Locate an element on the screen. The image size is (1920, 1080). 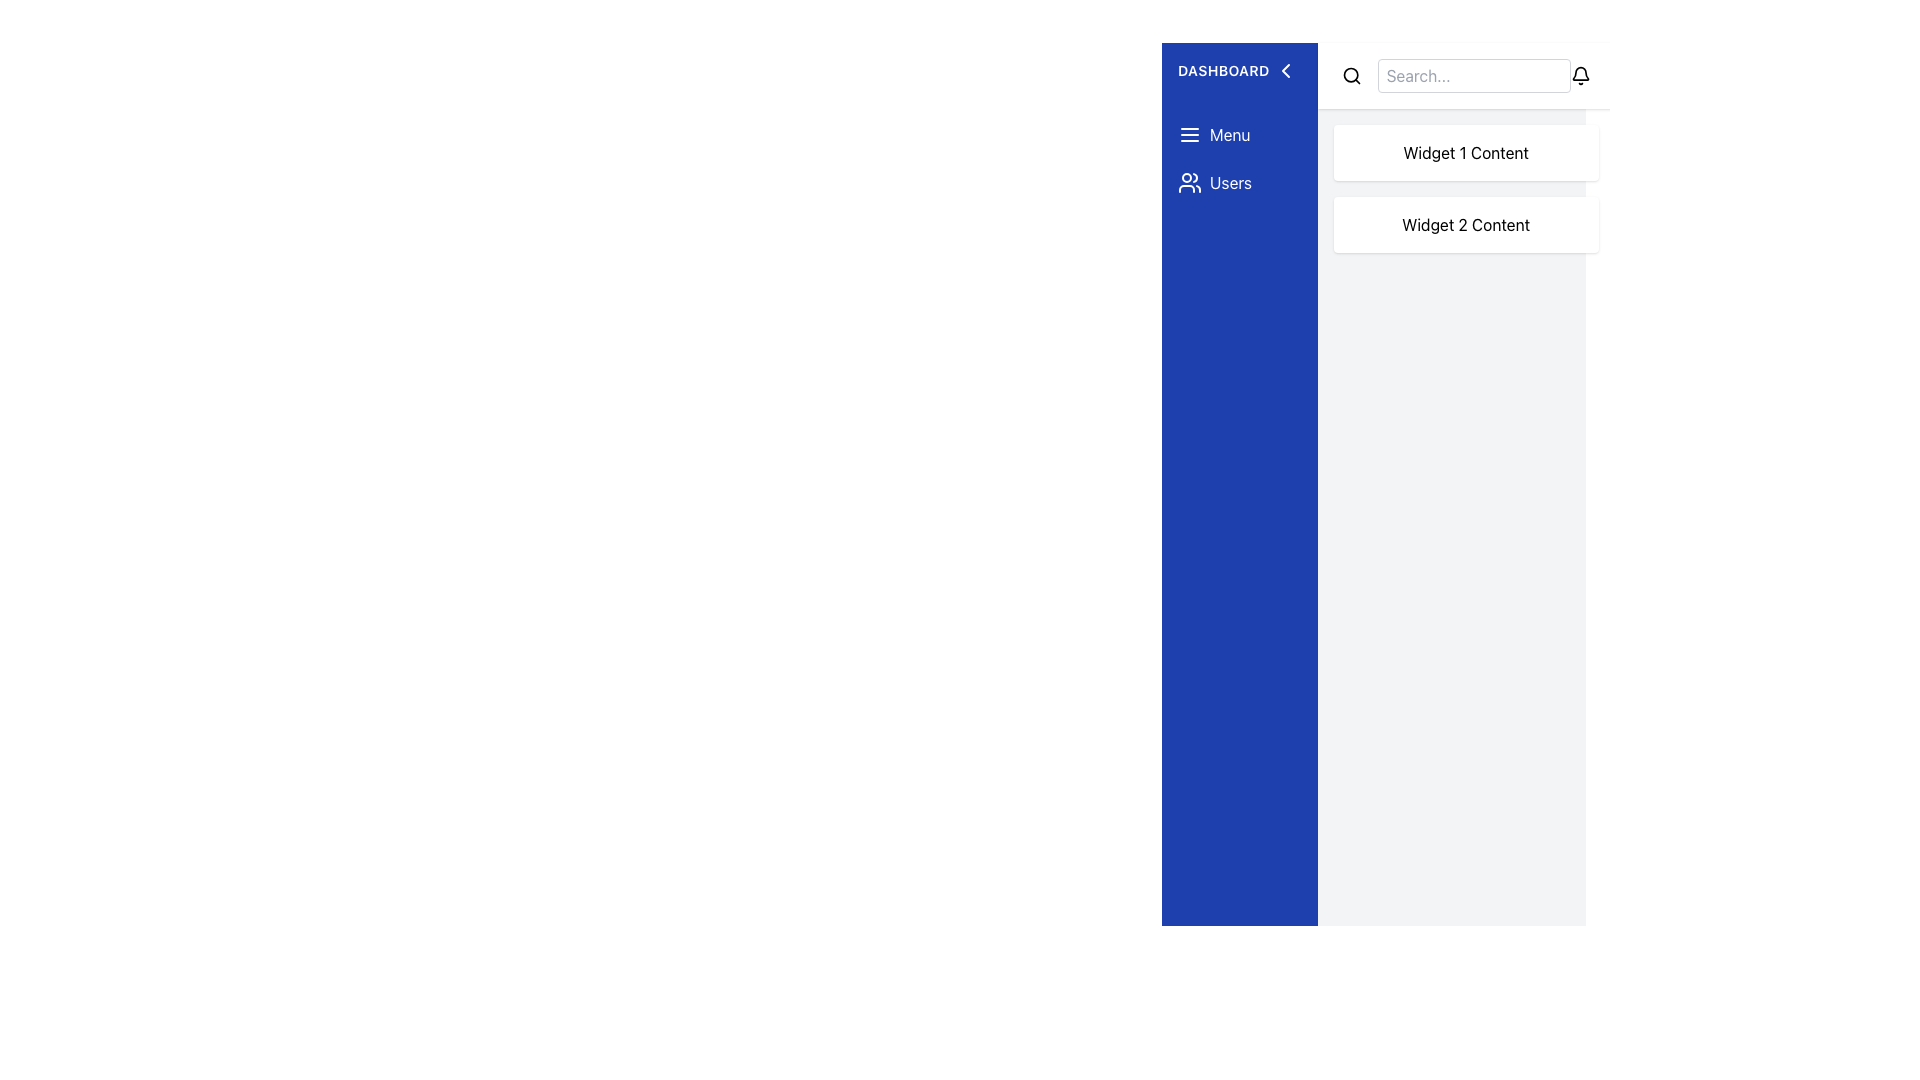
the Text Label that describes the menu navigation option, located to the right of the menu icon and above the Users item is located at coordinates (1229, 135).